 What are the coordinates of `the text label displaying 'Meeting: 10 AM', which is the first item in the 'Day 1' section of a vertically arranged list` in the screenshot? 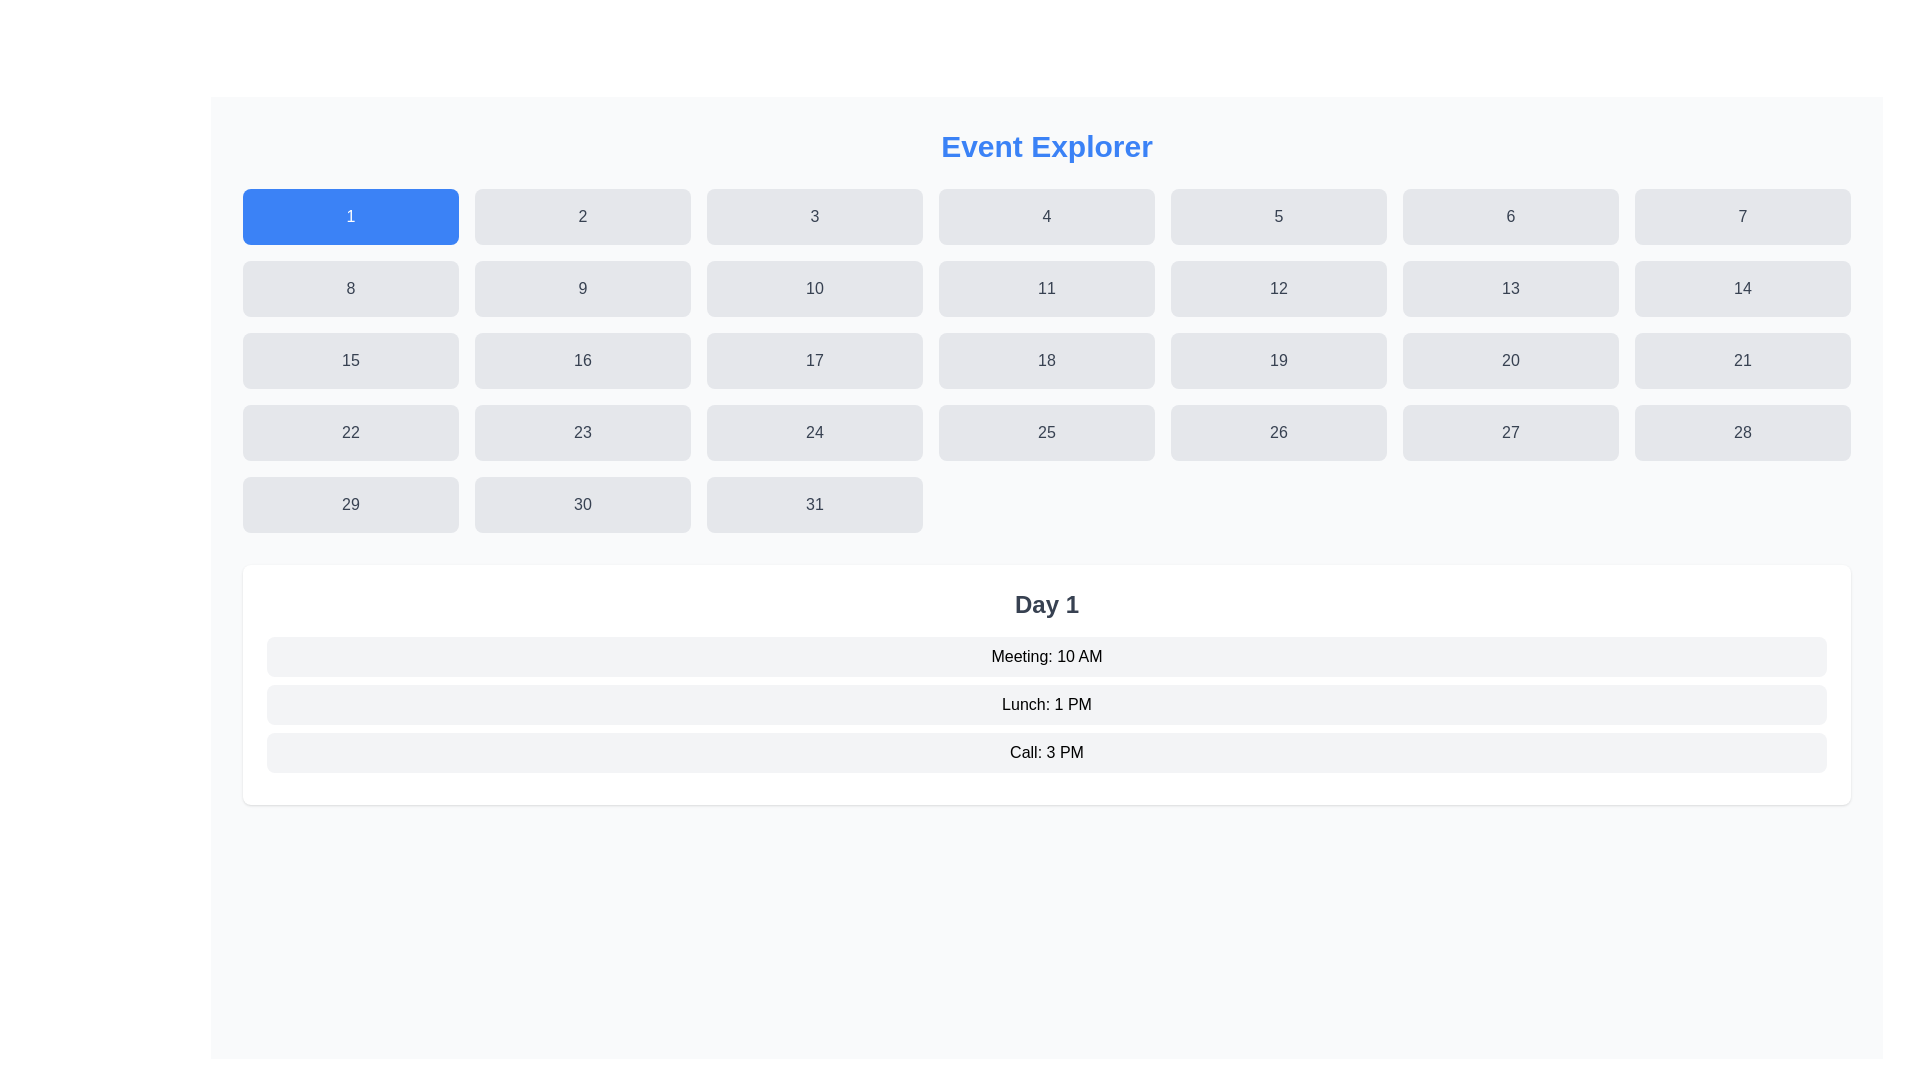 It's located at (1045, 656).